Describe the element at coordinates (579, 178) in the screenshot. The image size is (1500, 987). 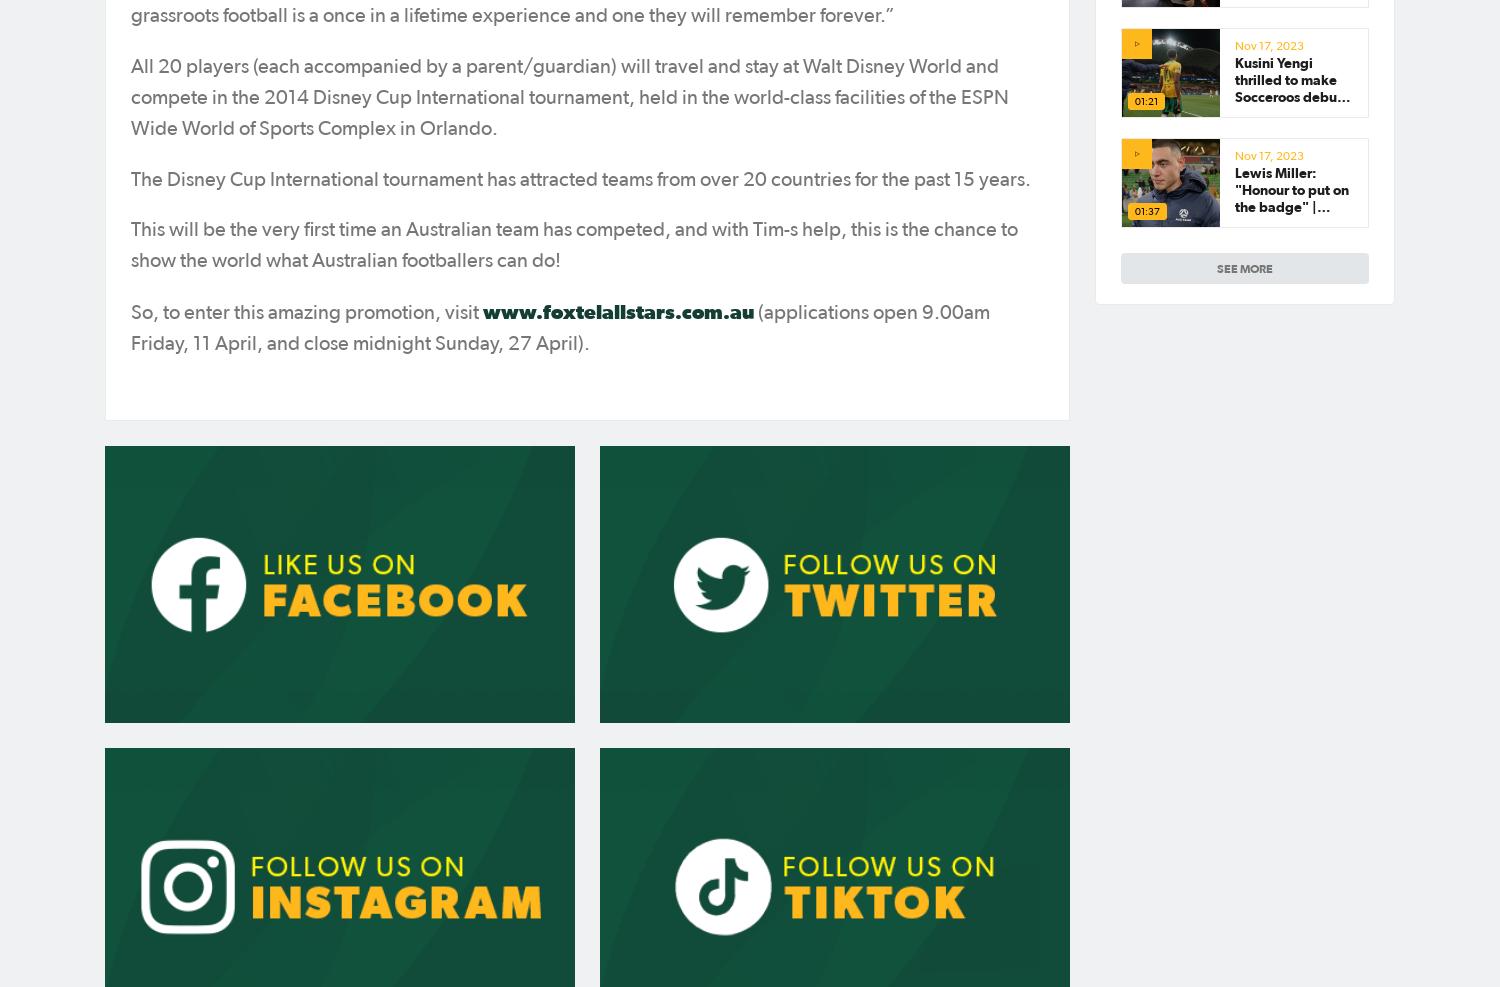
I see `'The Disney Cup International tournament has attracted teams from over 20 countries for the past 15 years.'` at that location.